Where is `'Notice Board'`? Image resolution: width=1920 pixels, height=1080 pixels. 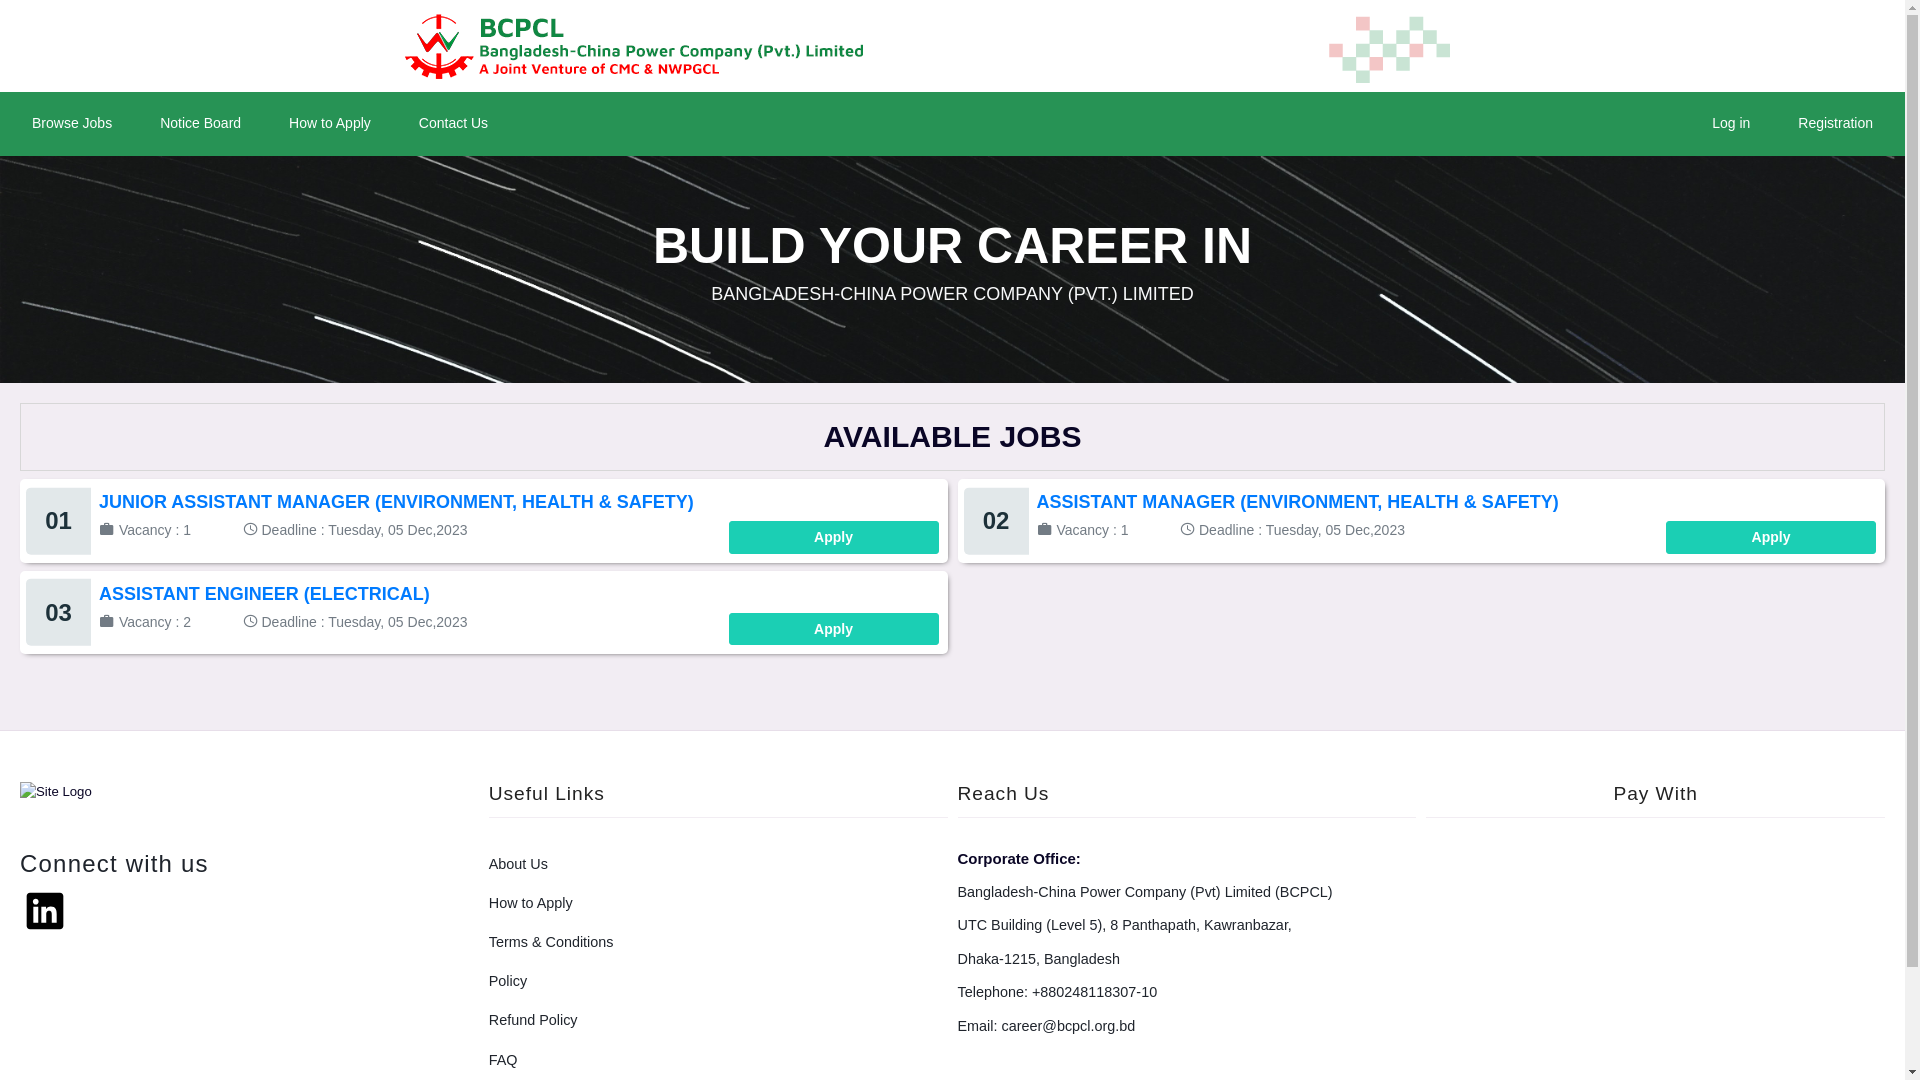 'Notice Board' is located at coordinates (200, 123).